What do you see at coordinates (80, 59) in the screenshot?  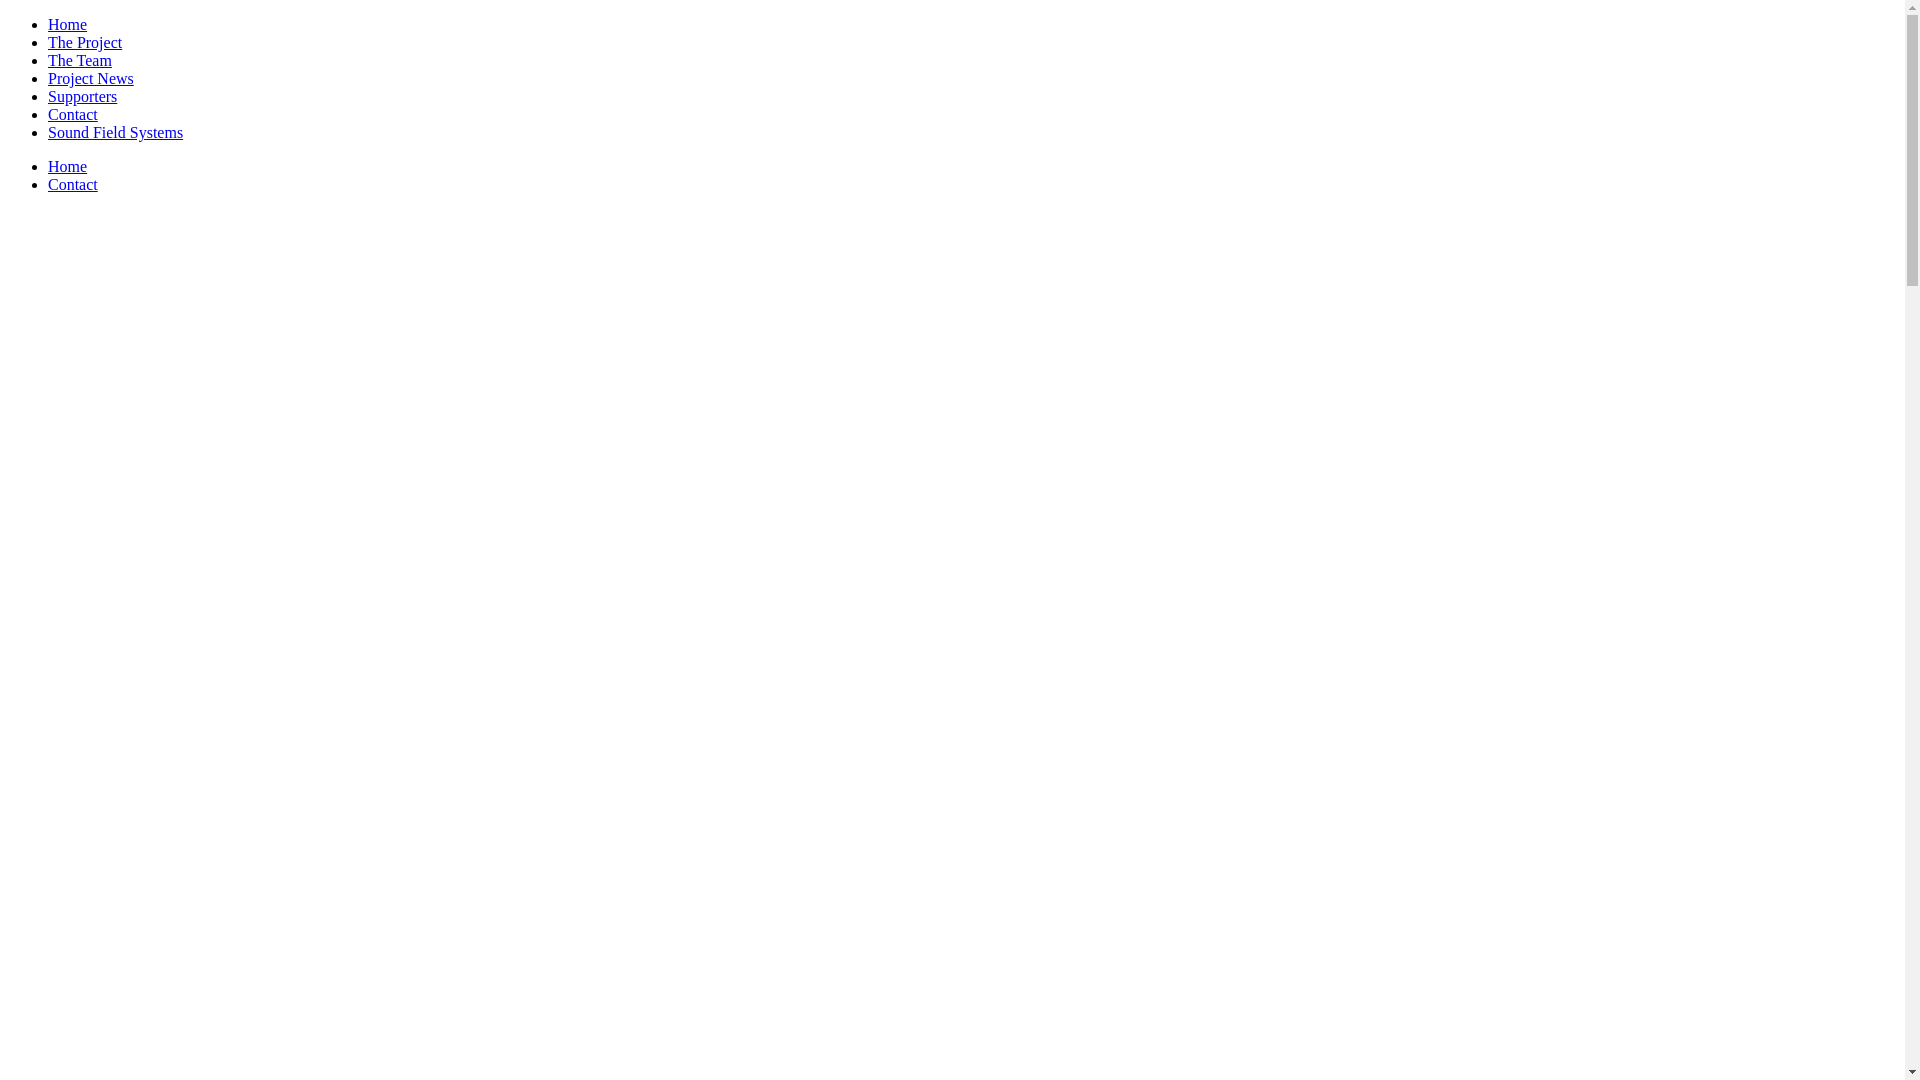 I see `'The Team'` at bounding box center [80, 59].